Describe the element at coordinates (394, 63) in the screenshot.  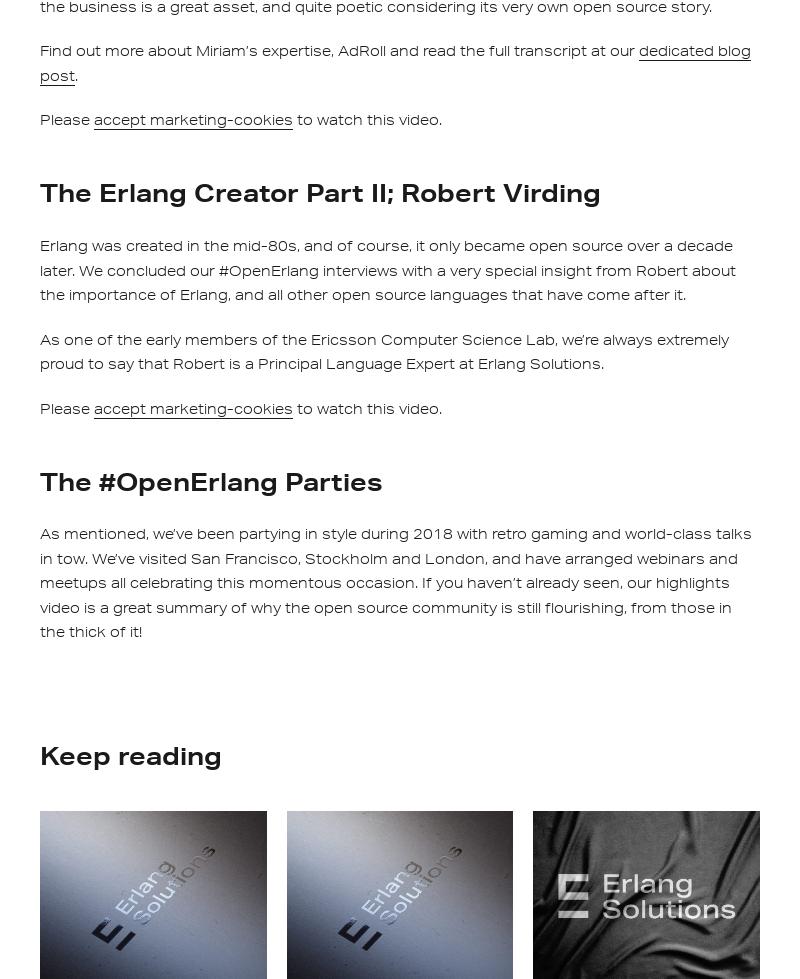
I see `'dedicated blog post'` at that location.